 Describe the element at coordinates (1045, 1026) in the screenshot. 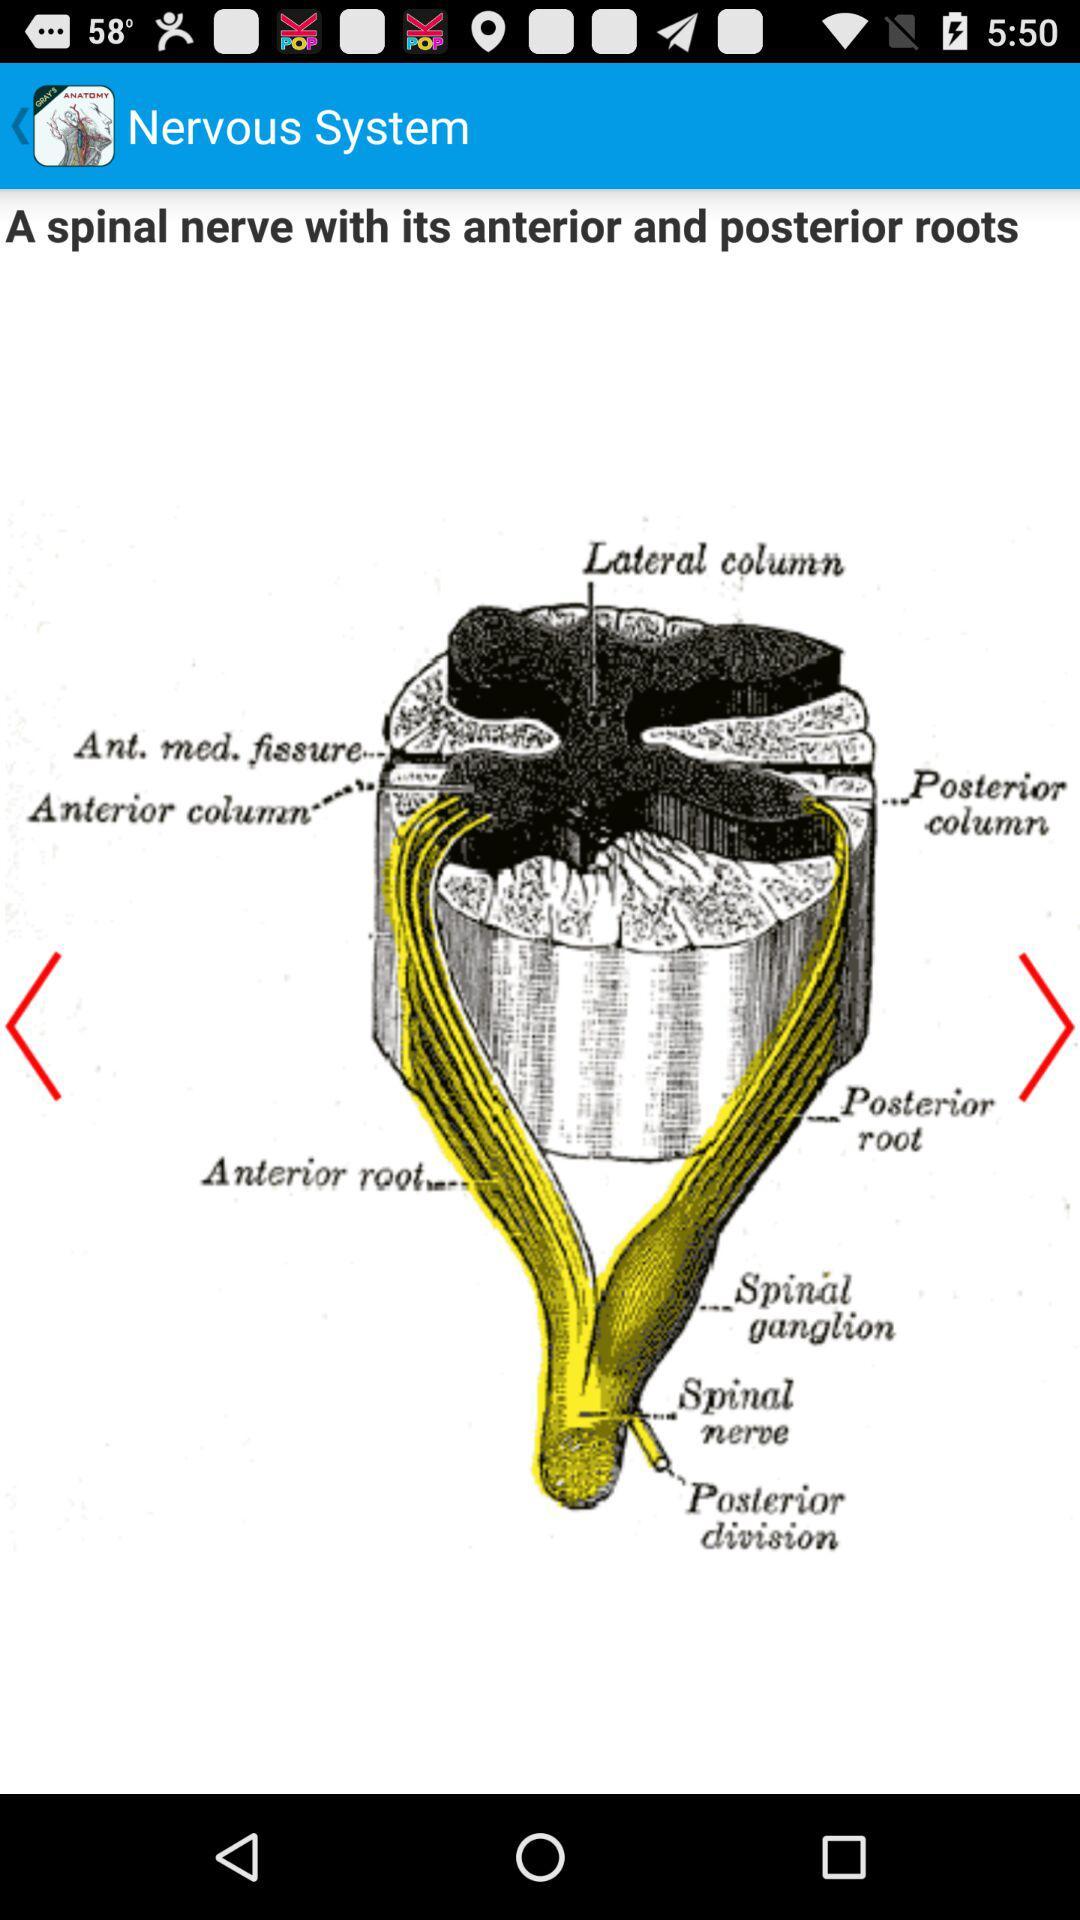

I see `next image` at that location.